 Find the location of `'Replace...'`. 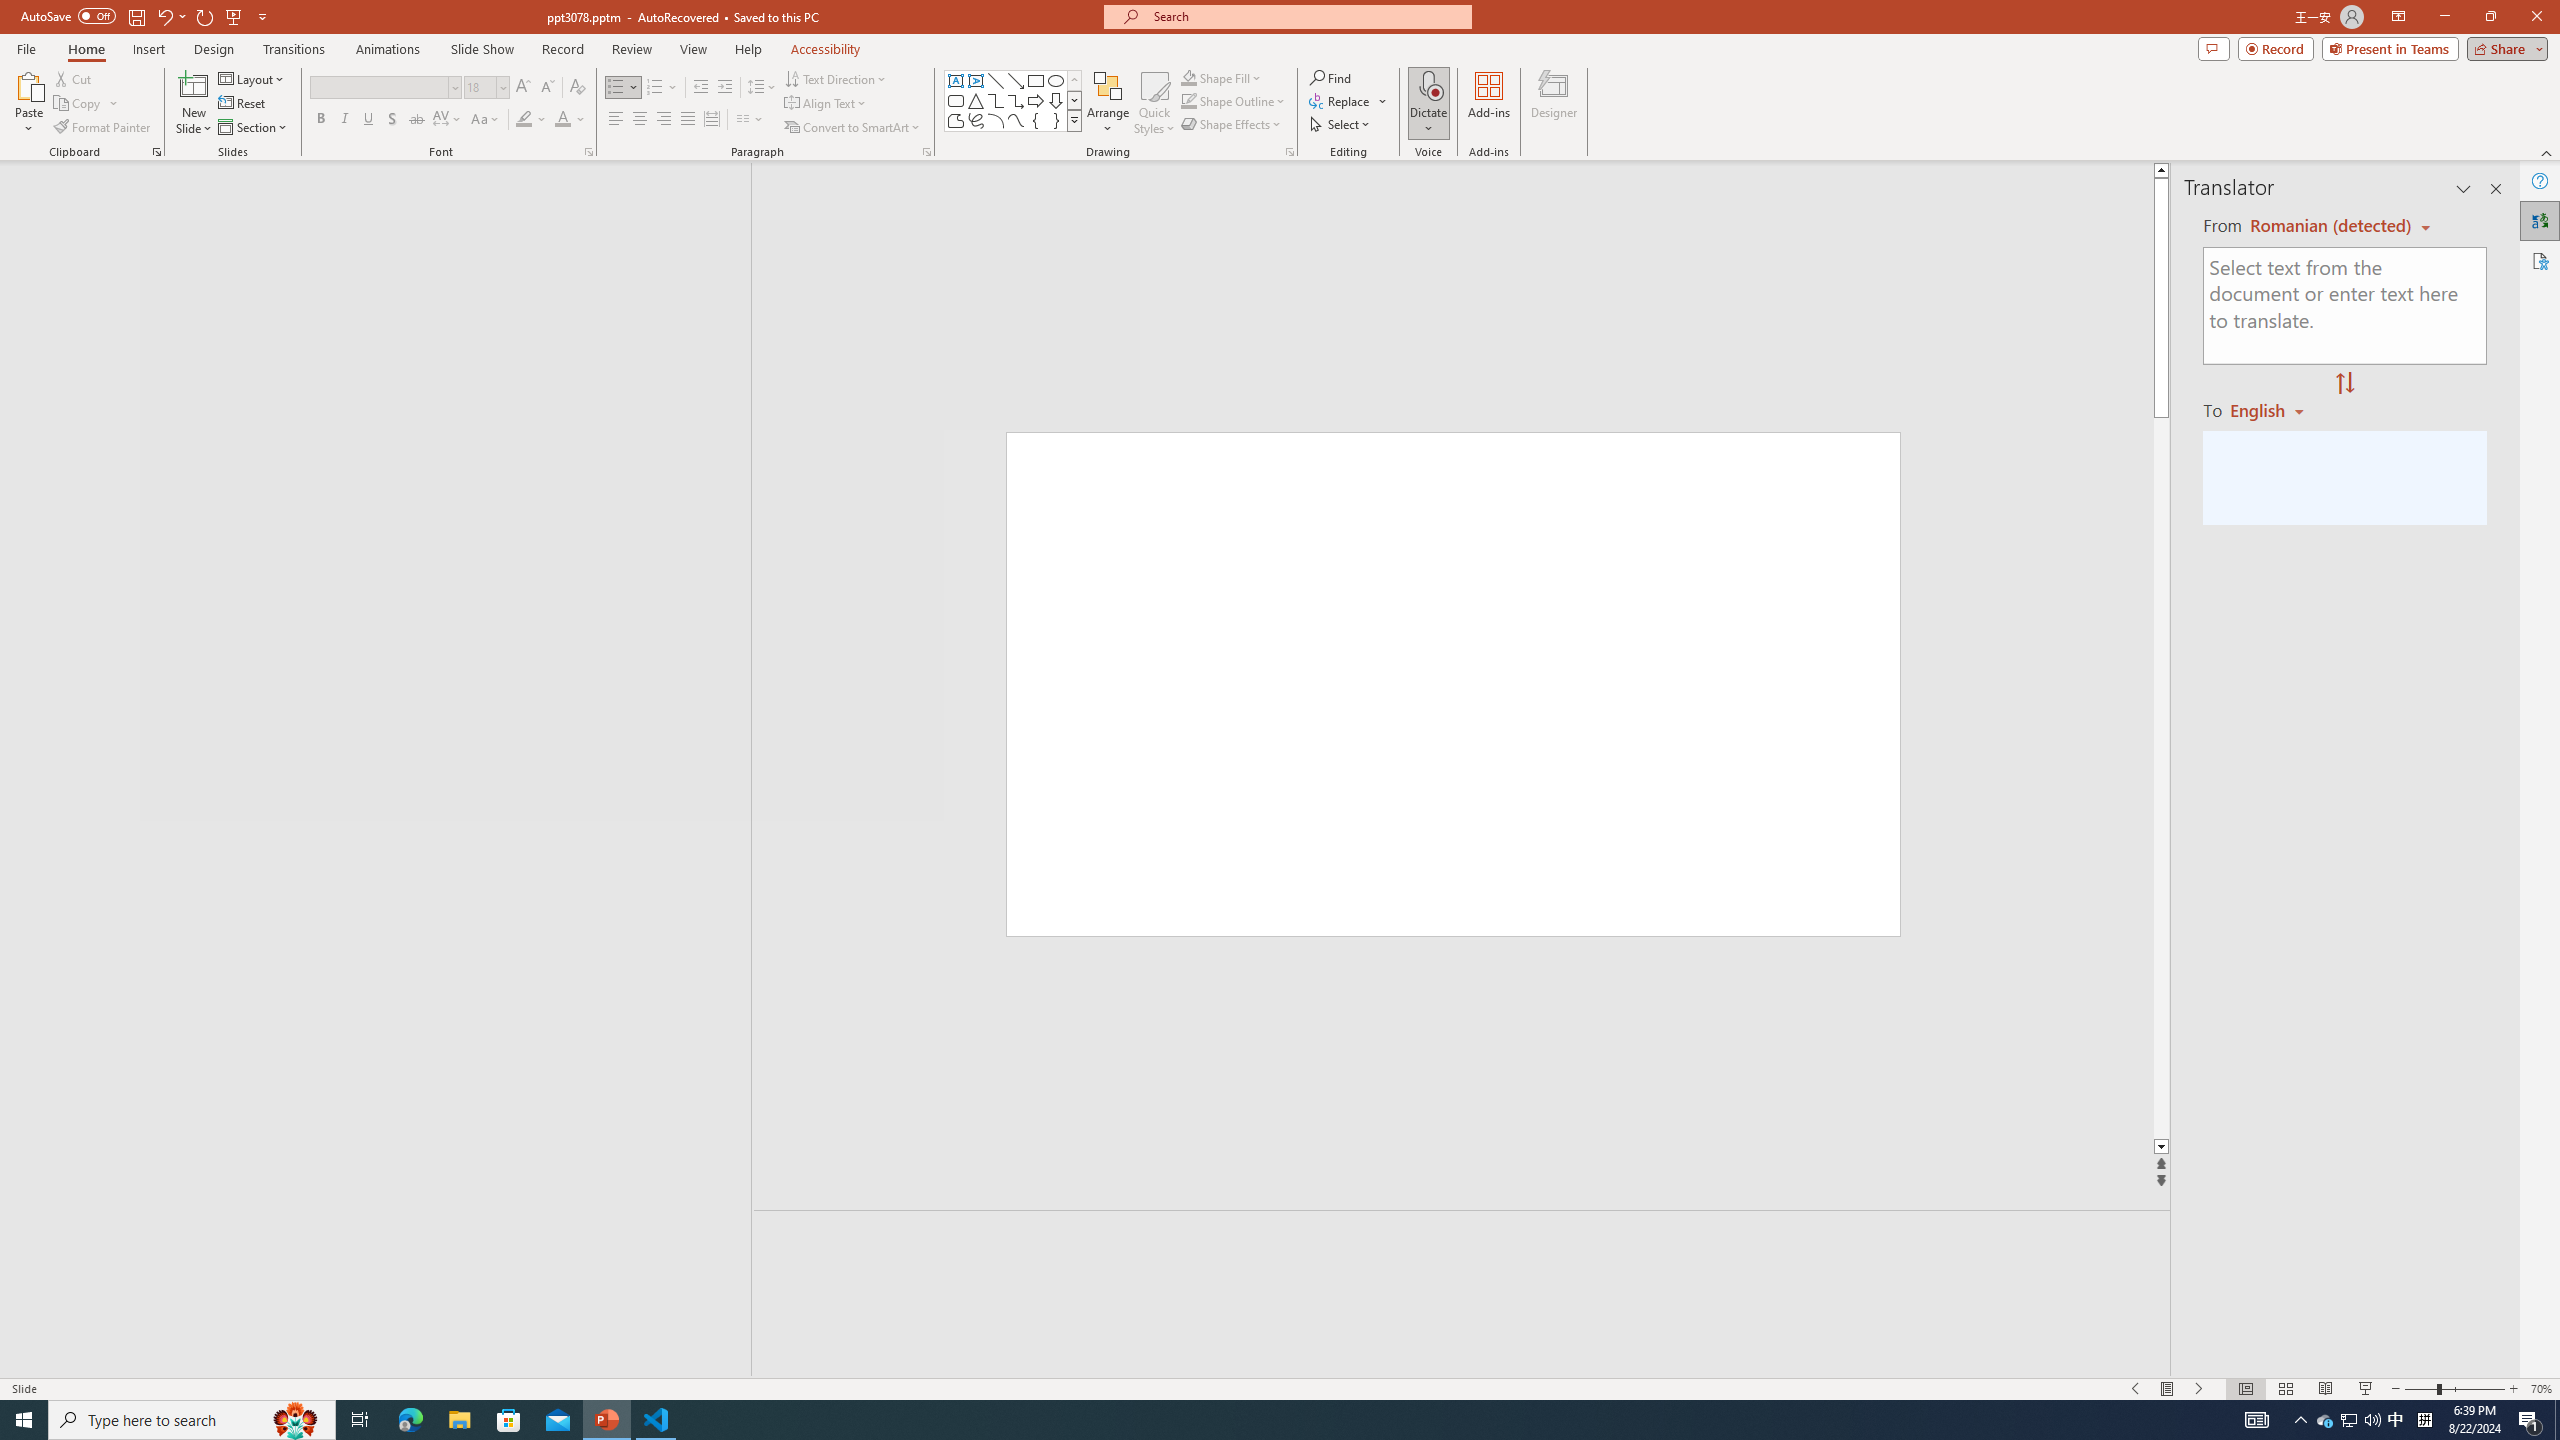

'Replace...' is located at coordinates (1349, 99).